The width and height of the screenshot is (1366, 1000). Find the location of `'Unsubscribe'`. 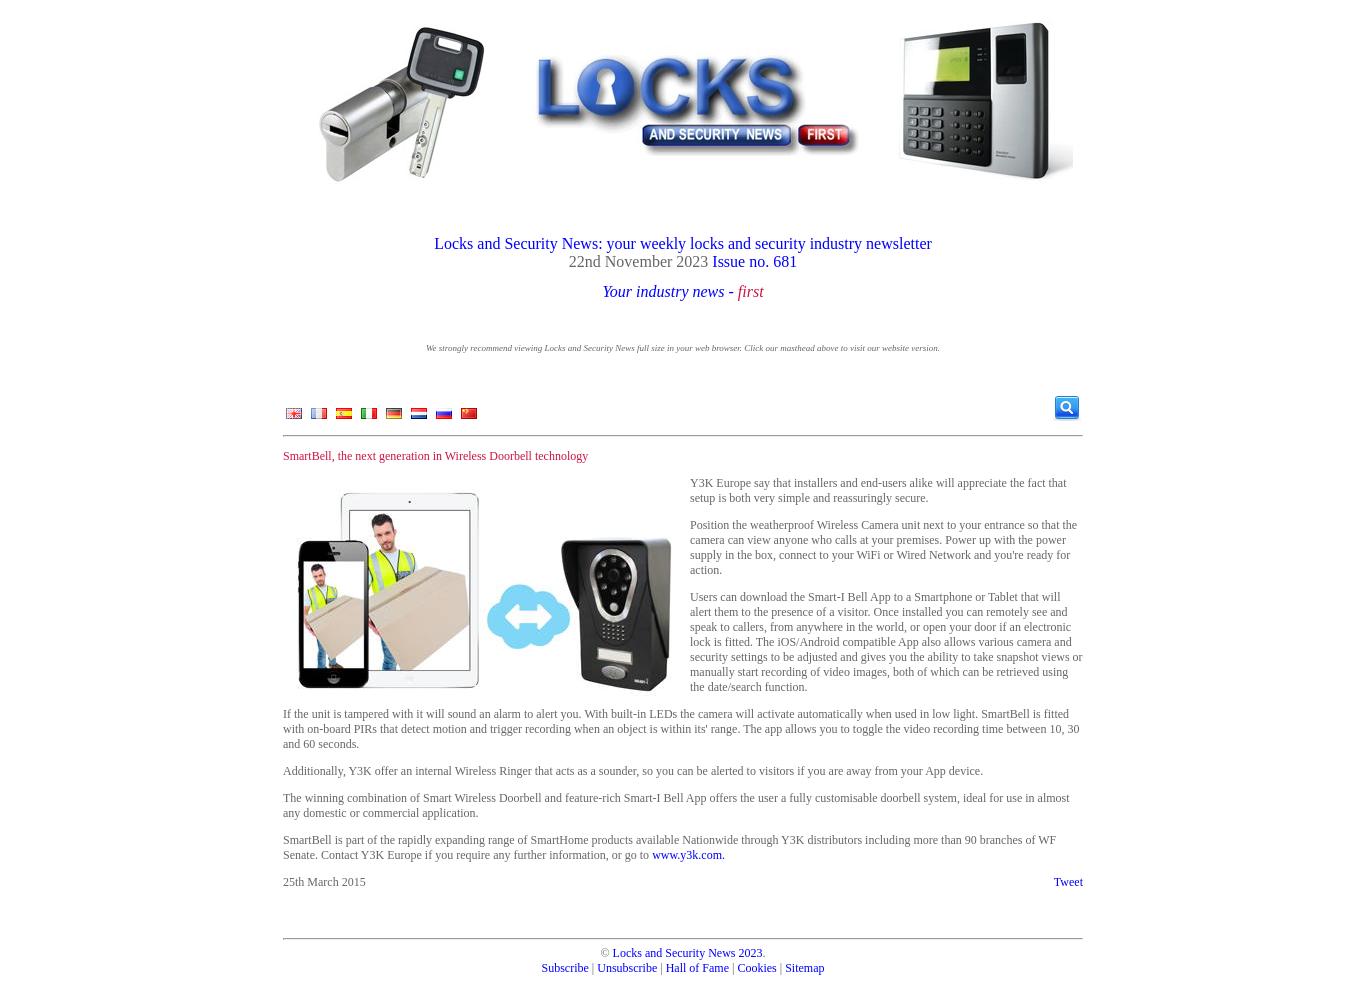

'Unsubscribe' is located at coordinates (625, 967).